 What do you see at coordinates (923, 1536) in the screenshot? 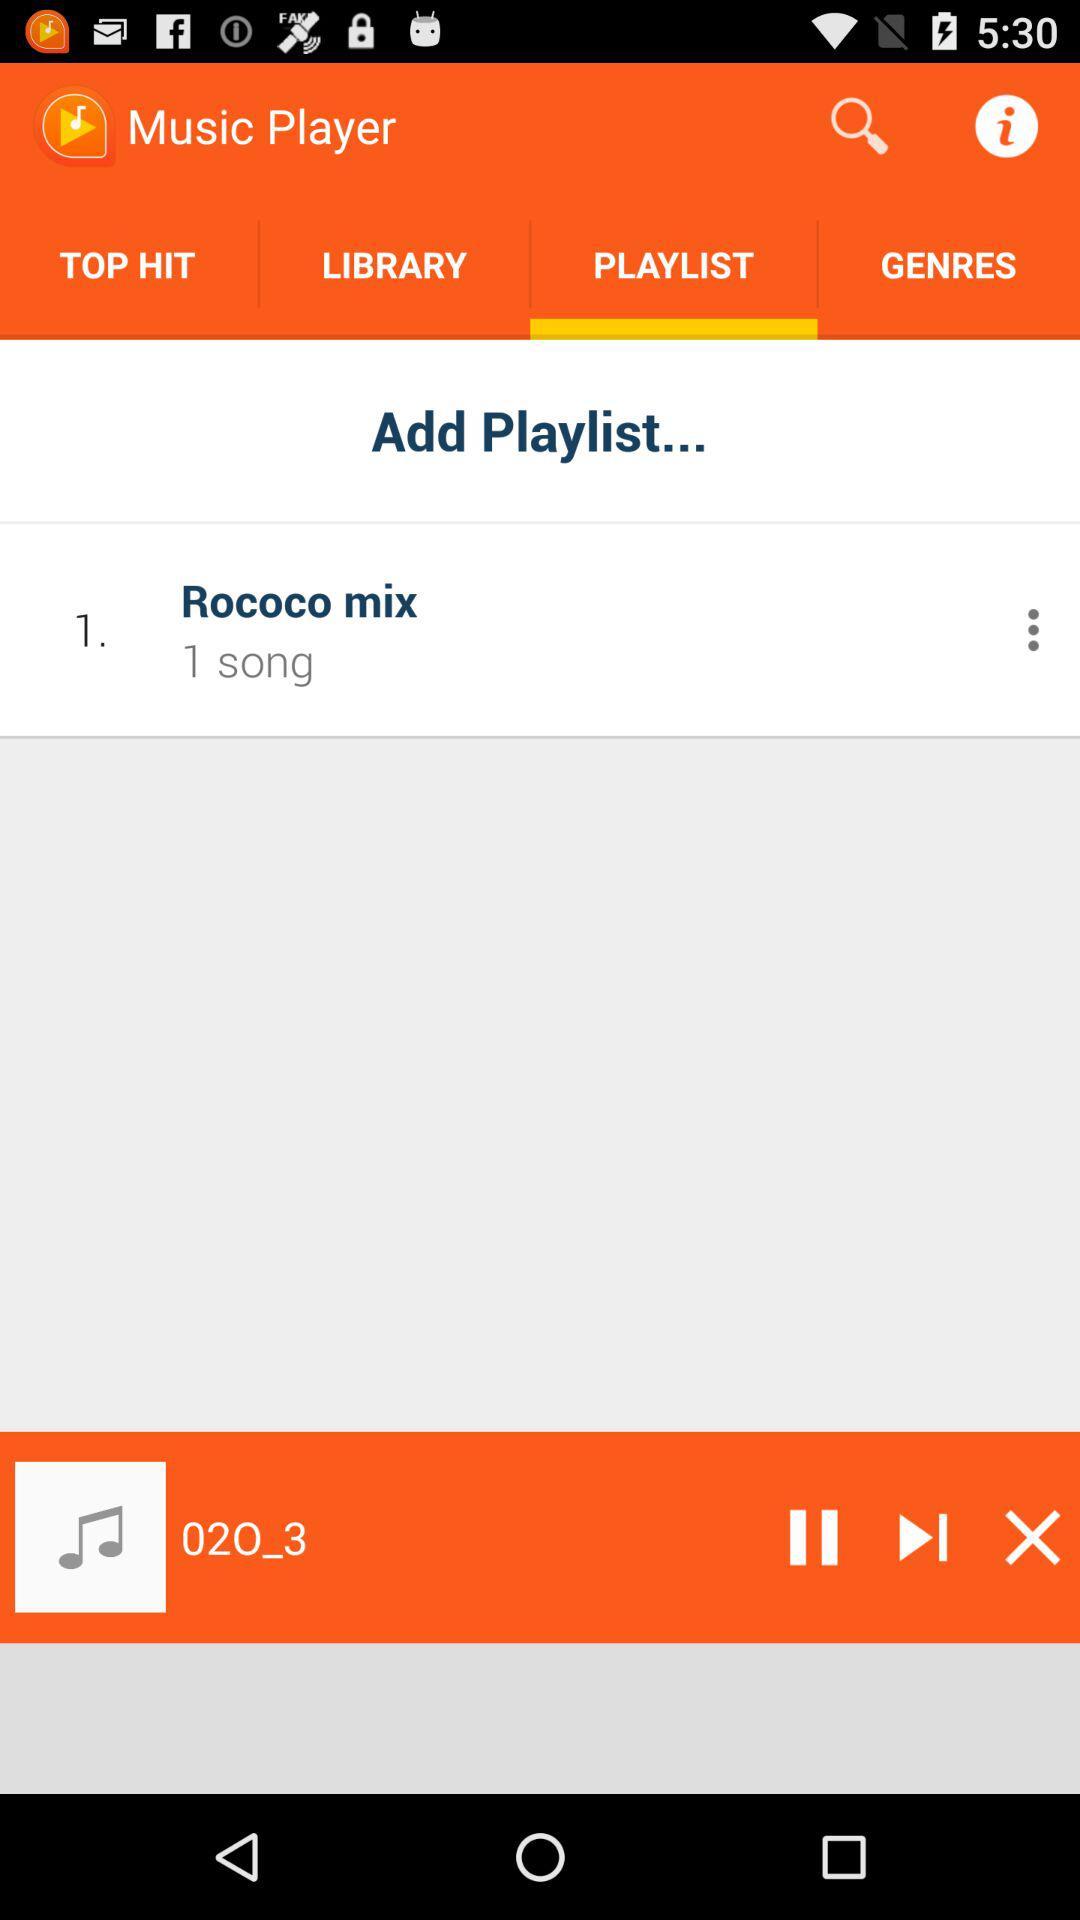
I see `next music` at bounding box center [923, 1536].